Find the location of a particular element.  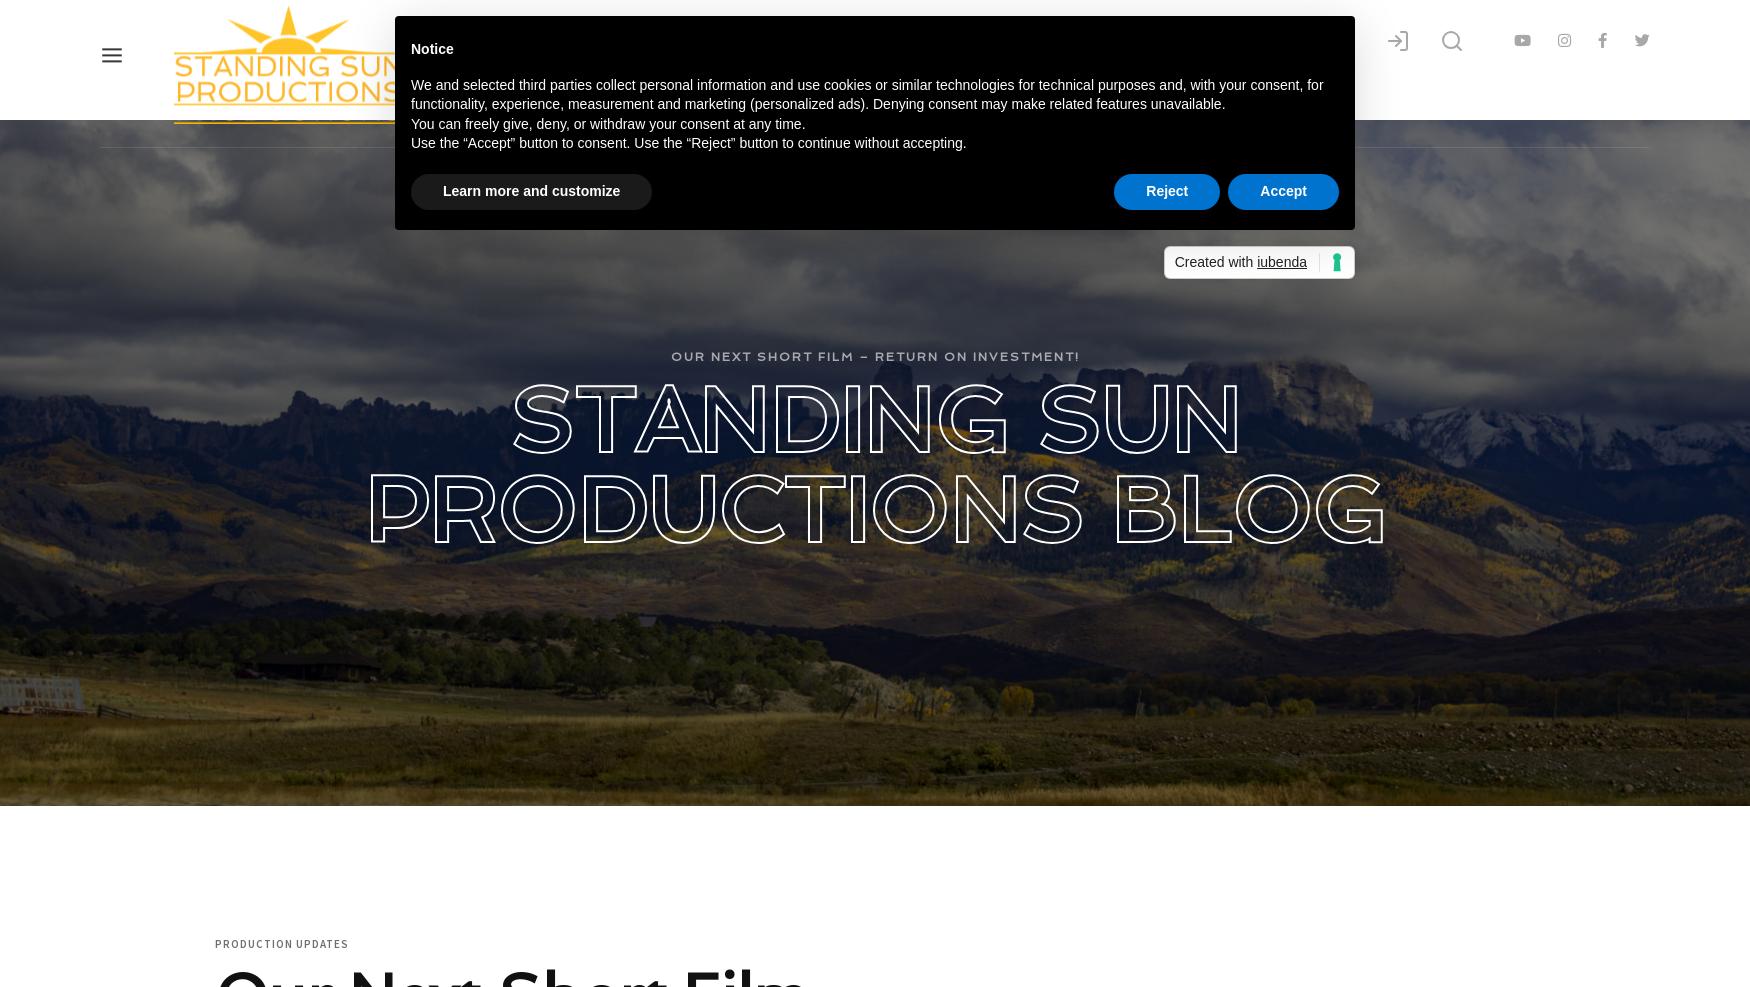

'We and selected third parties collect personal information and use cookies or similar technologies for technical purposes and, with your consent, for functionality, experience, measurement and marketing (personalized ads). Denying consent may make related features unavailable.' is located at coordinates (866, 93).